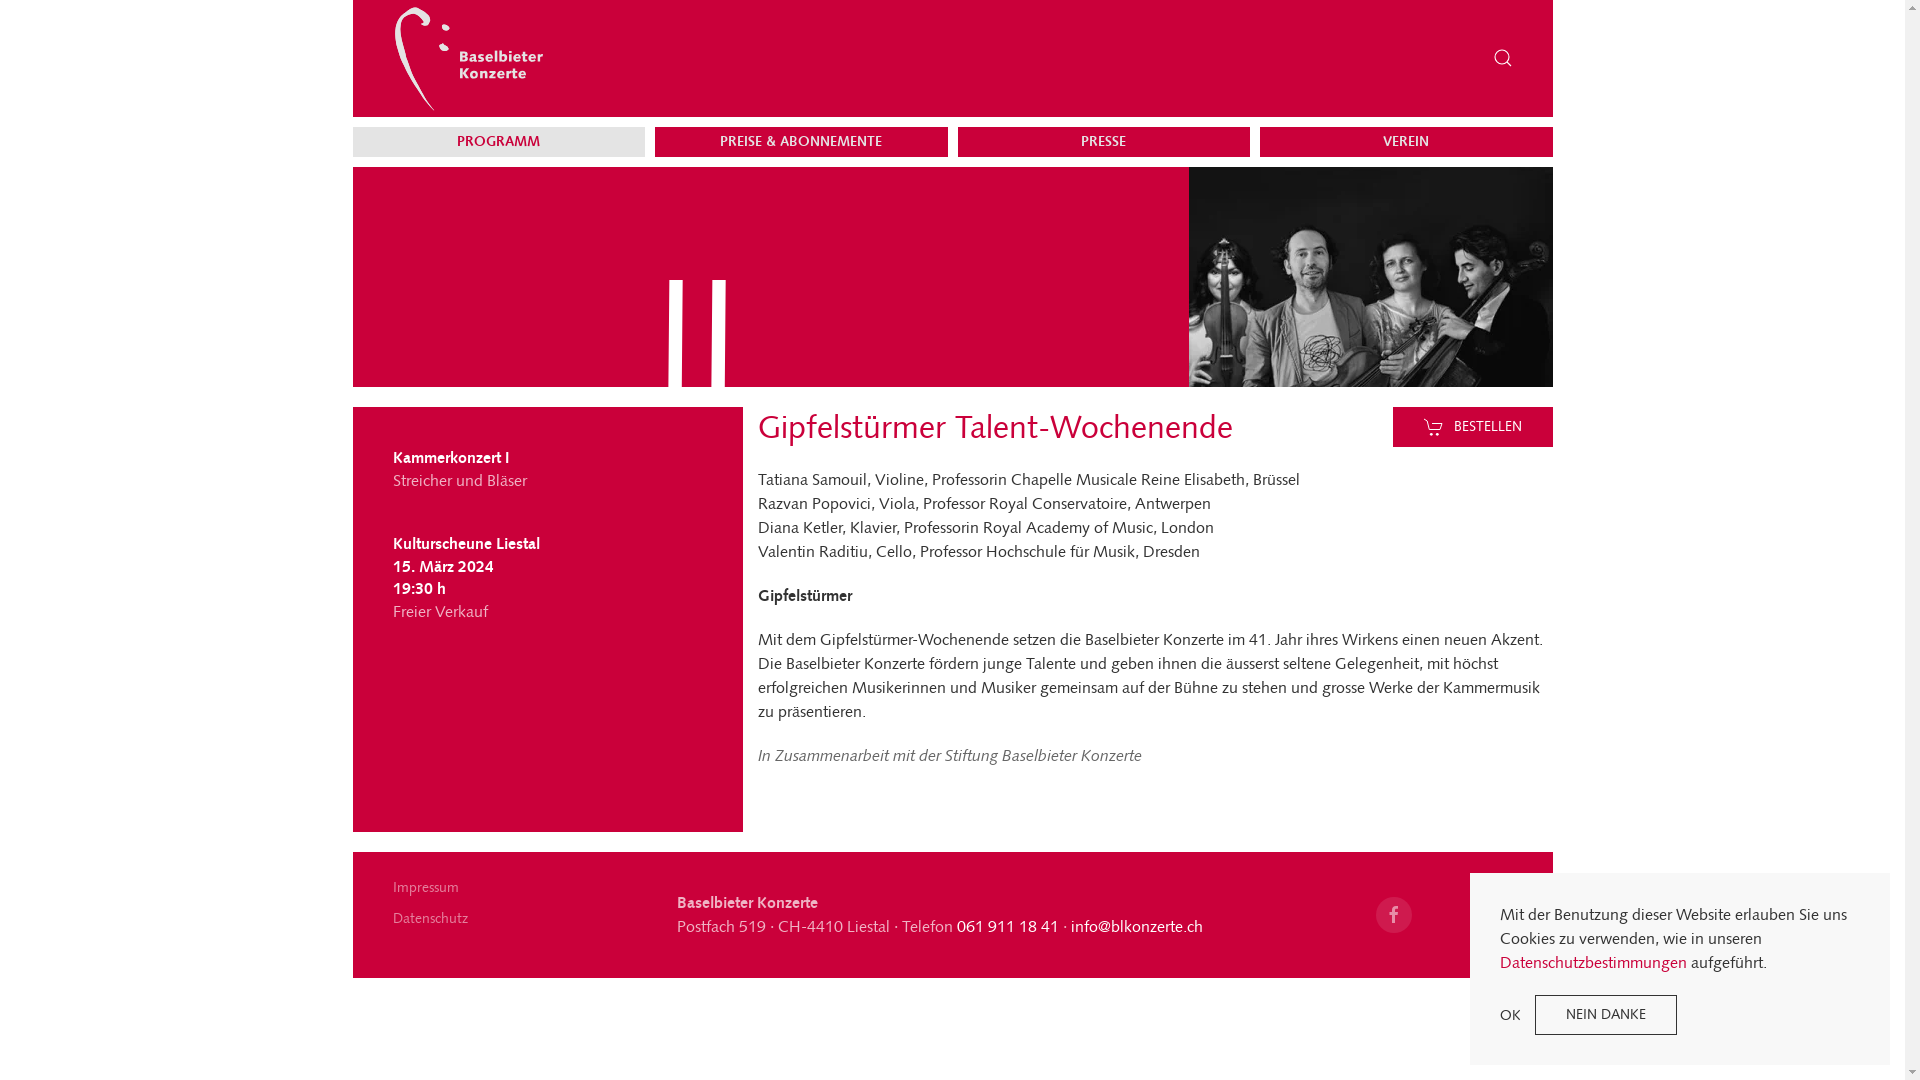 This screenshot has height=1080, width=1920. Describe the element at coordinates (1008, 926) in the screenshot. I see `'061 911 18 41'` at that location.